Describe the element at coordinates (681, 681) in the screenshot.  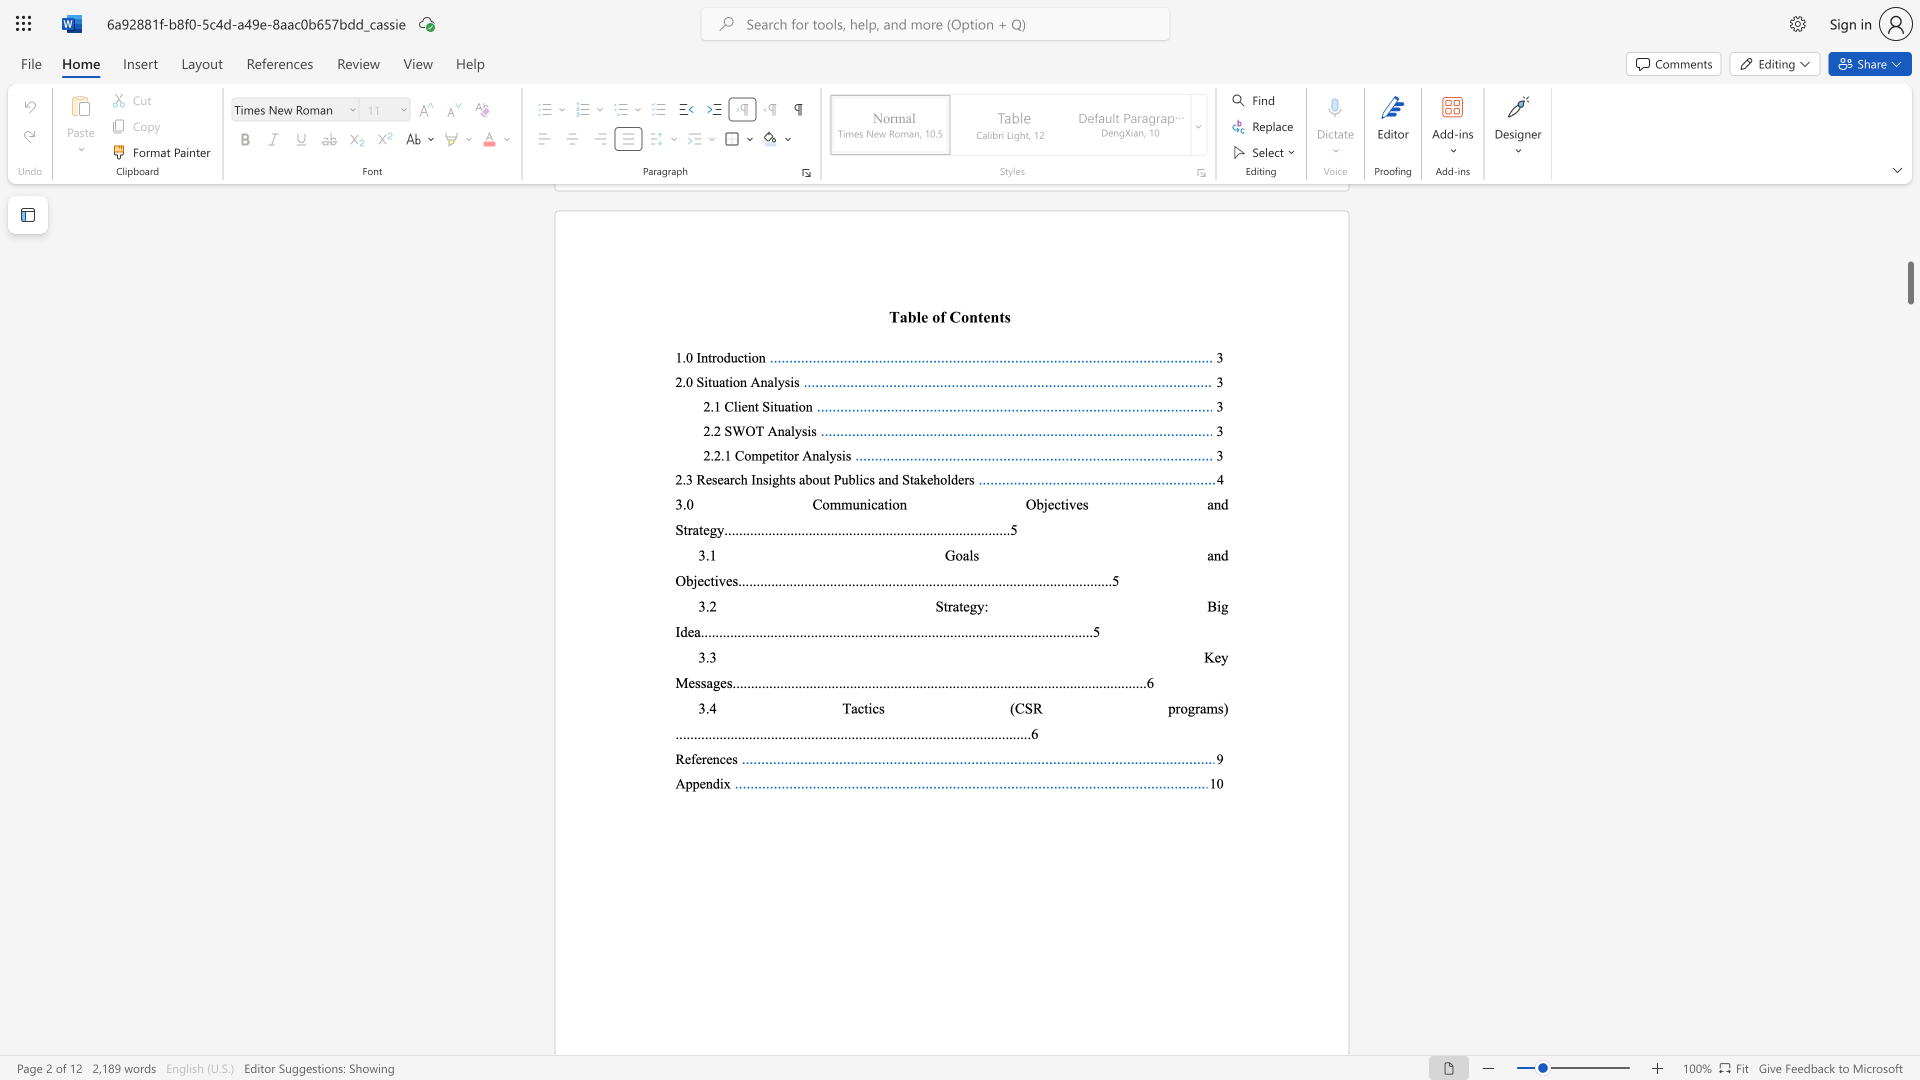
I see `the 1th character "M" in the text` at that location.